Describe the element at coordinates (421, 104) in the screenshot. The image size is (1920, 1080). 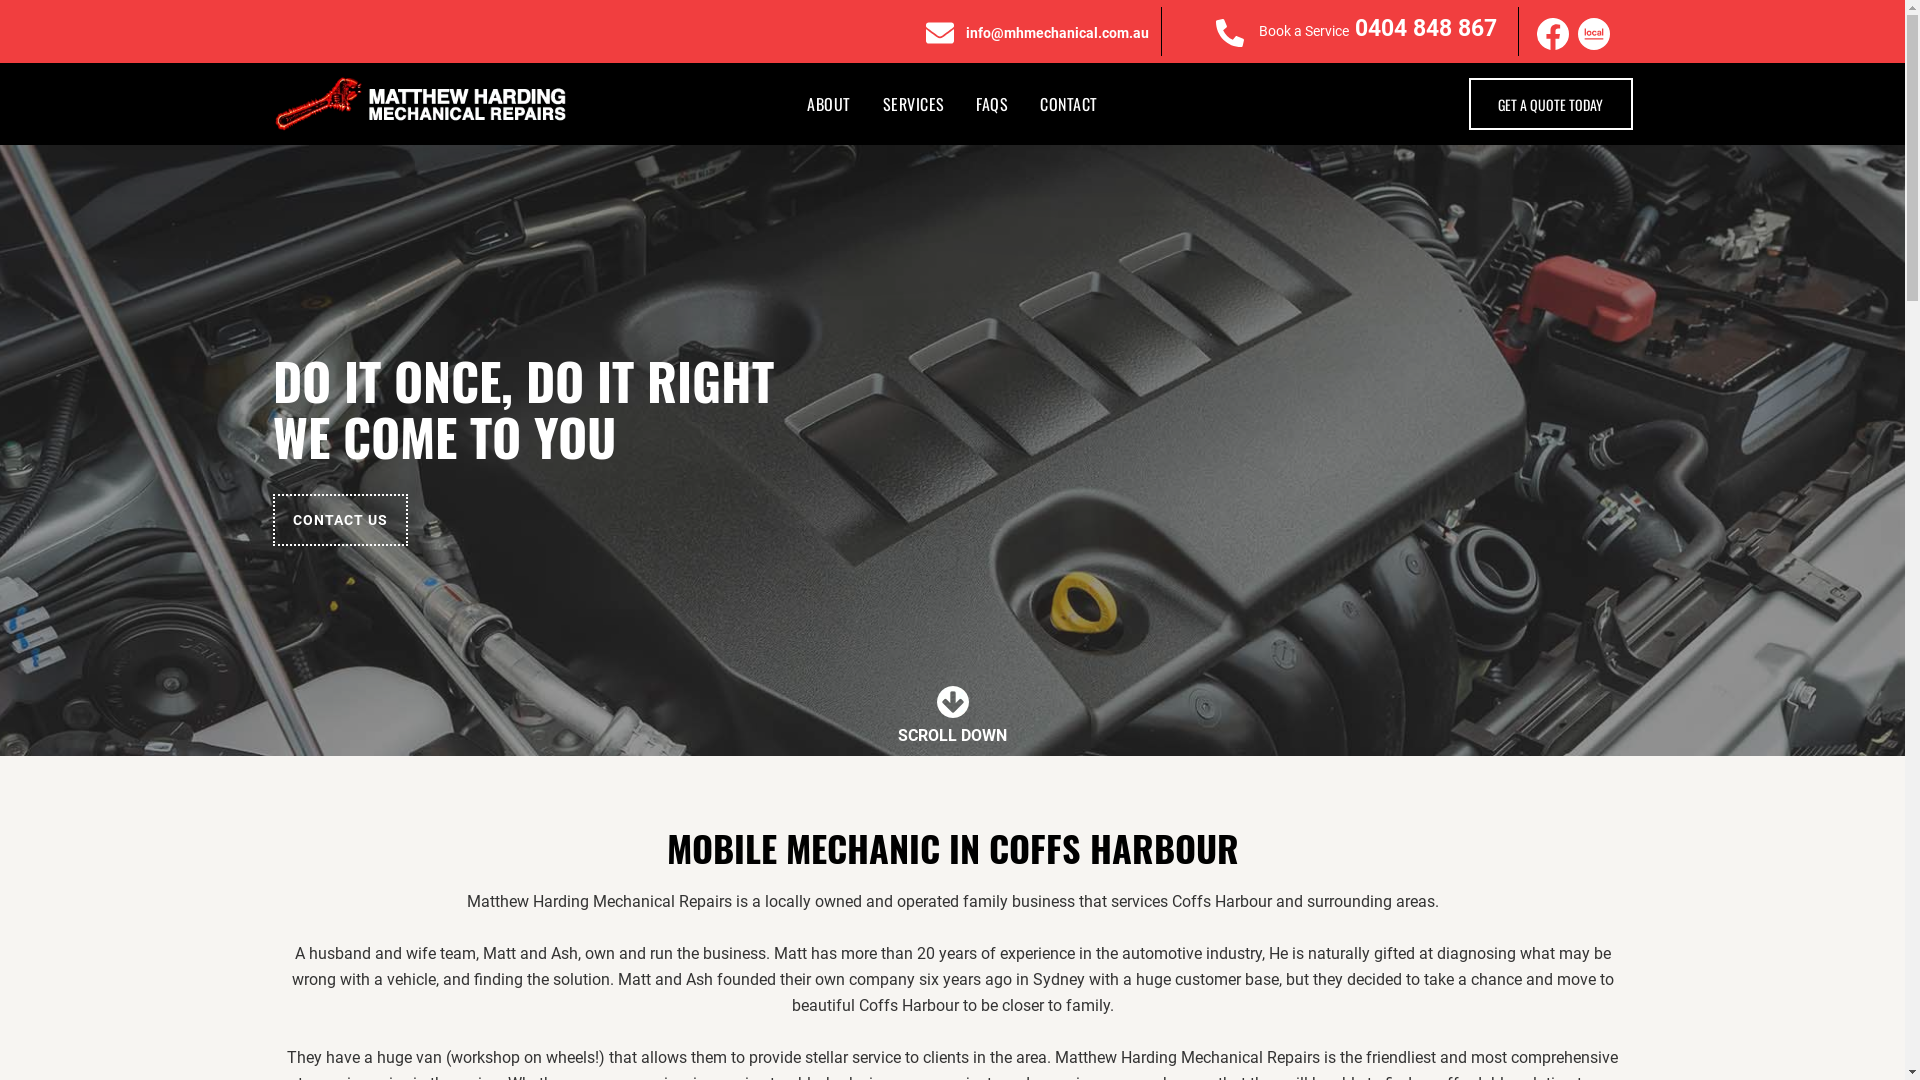
I see `'Mobile mechanic in Coffs Harbour'` at that location.